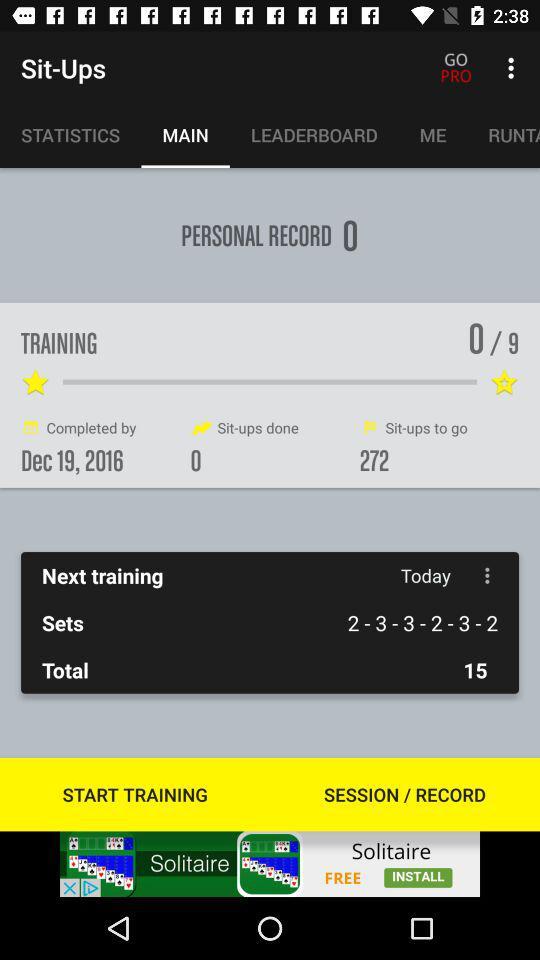  Describe the element at coordinates (486, 575) in the screenshot. I see `open hamburger menu` at that location.